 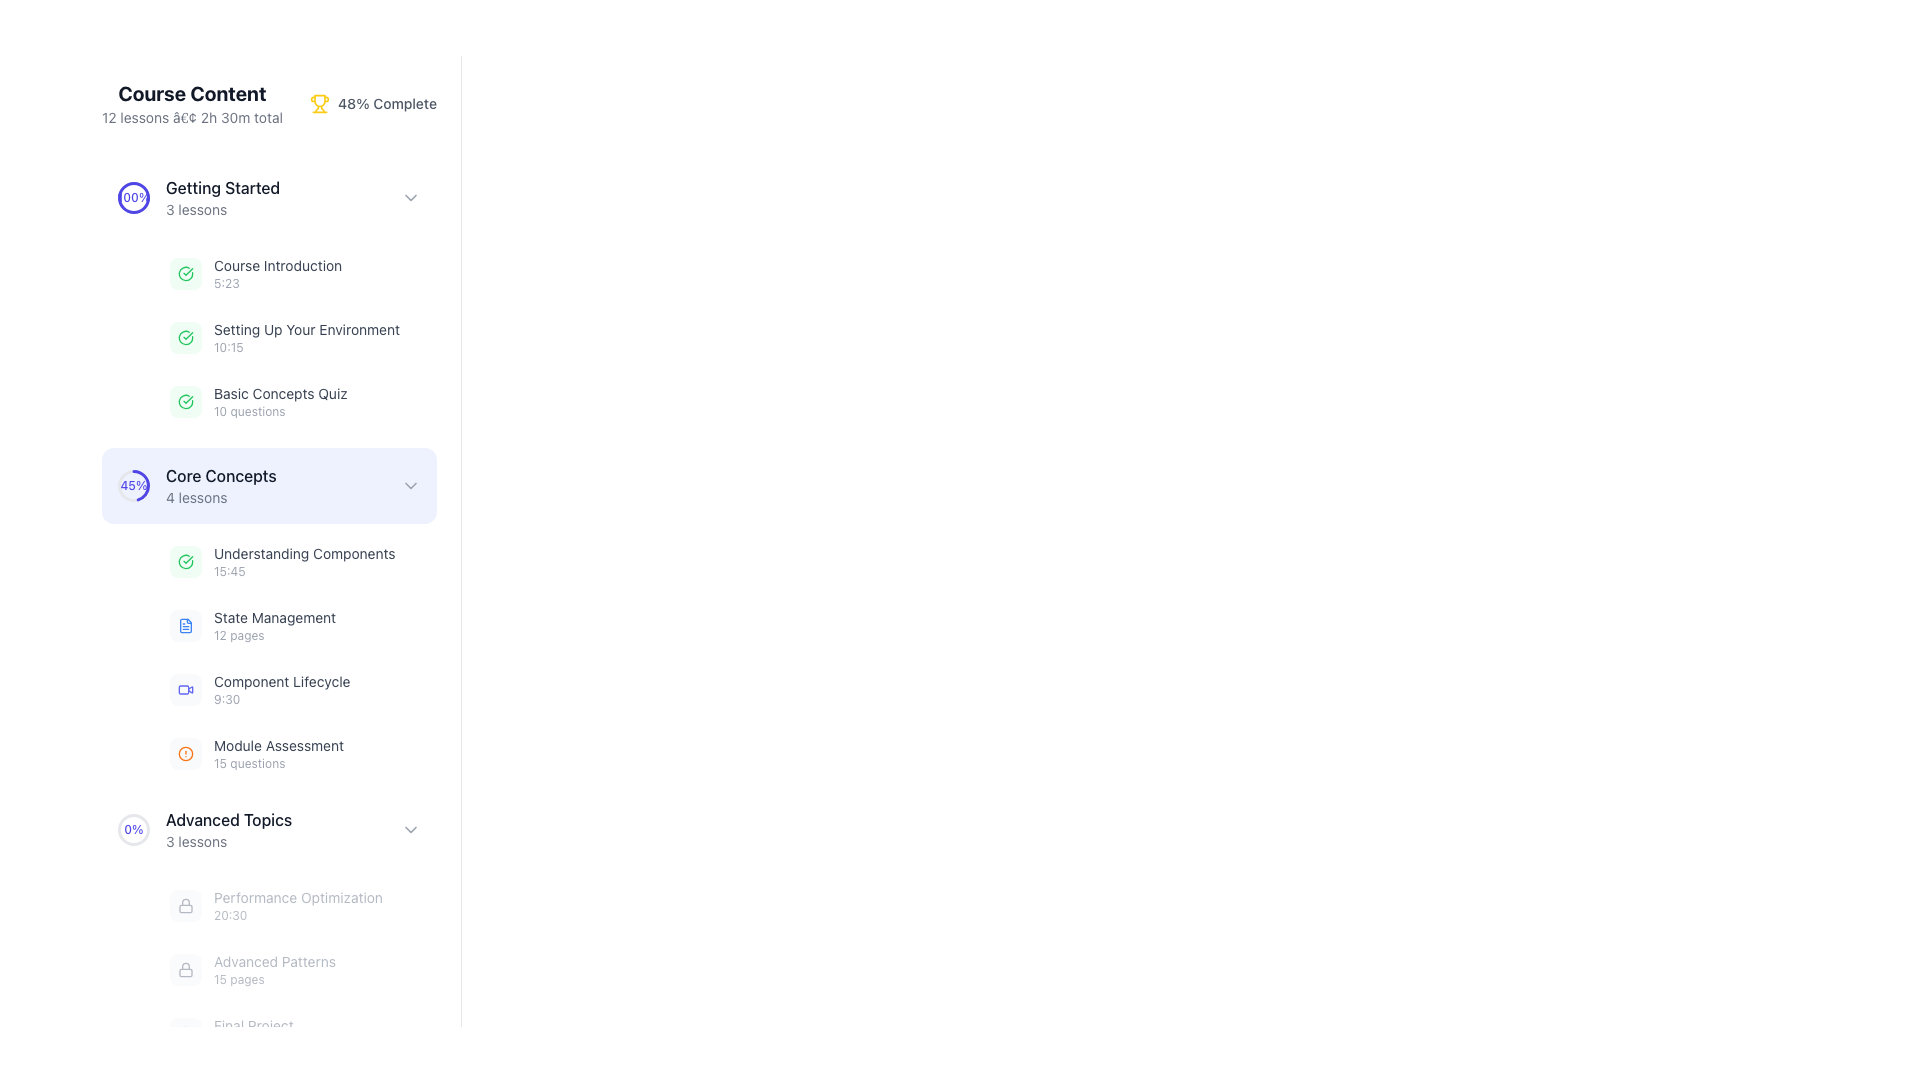 I want to click on the Static Text element that denotes the title or name of a lesson, located above the text '15:45' in the 'Core Concepts' section, so click(x=303, y=554).